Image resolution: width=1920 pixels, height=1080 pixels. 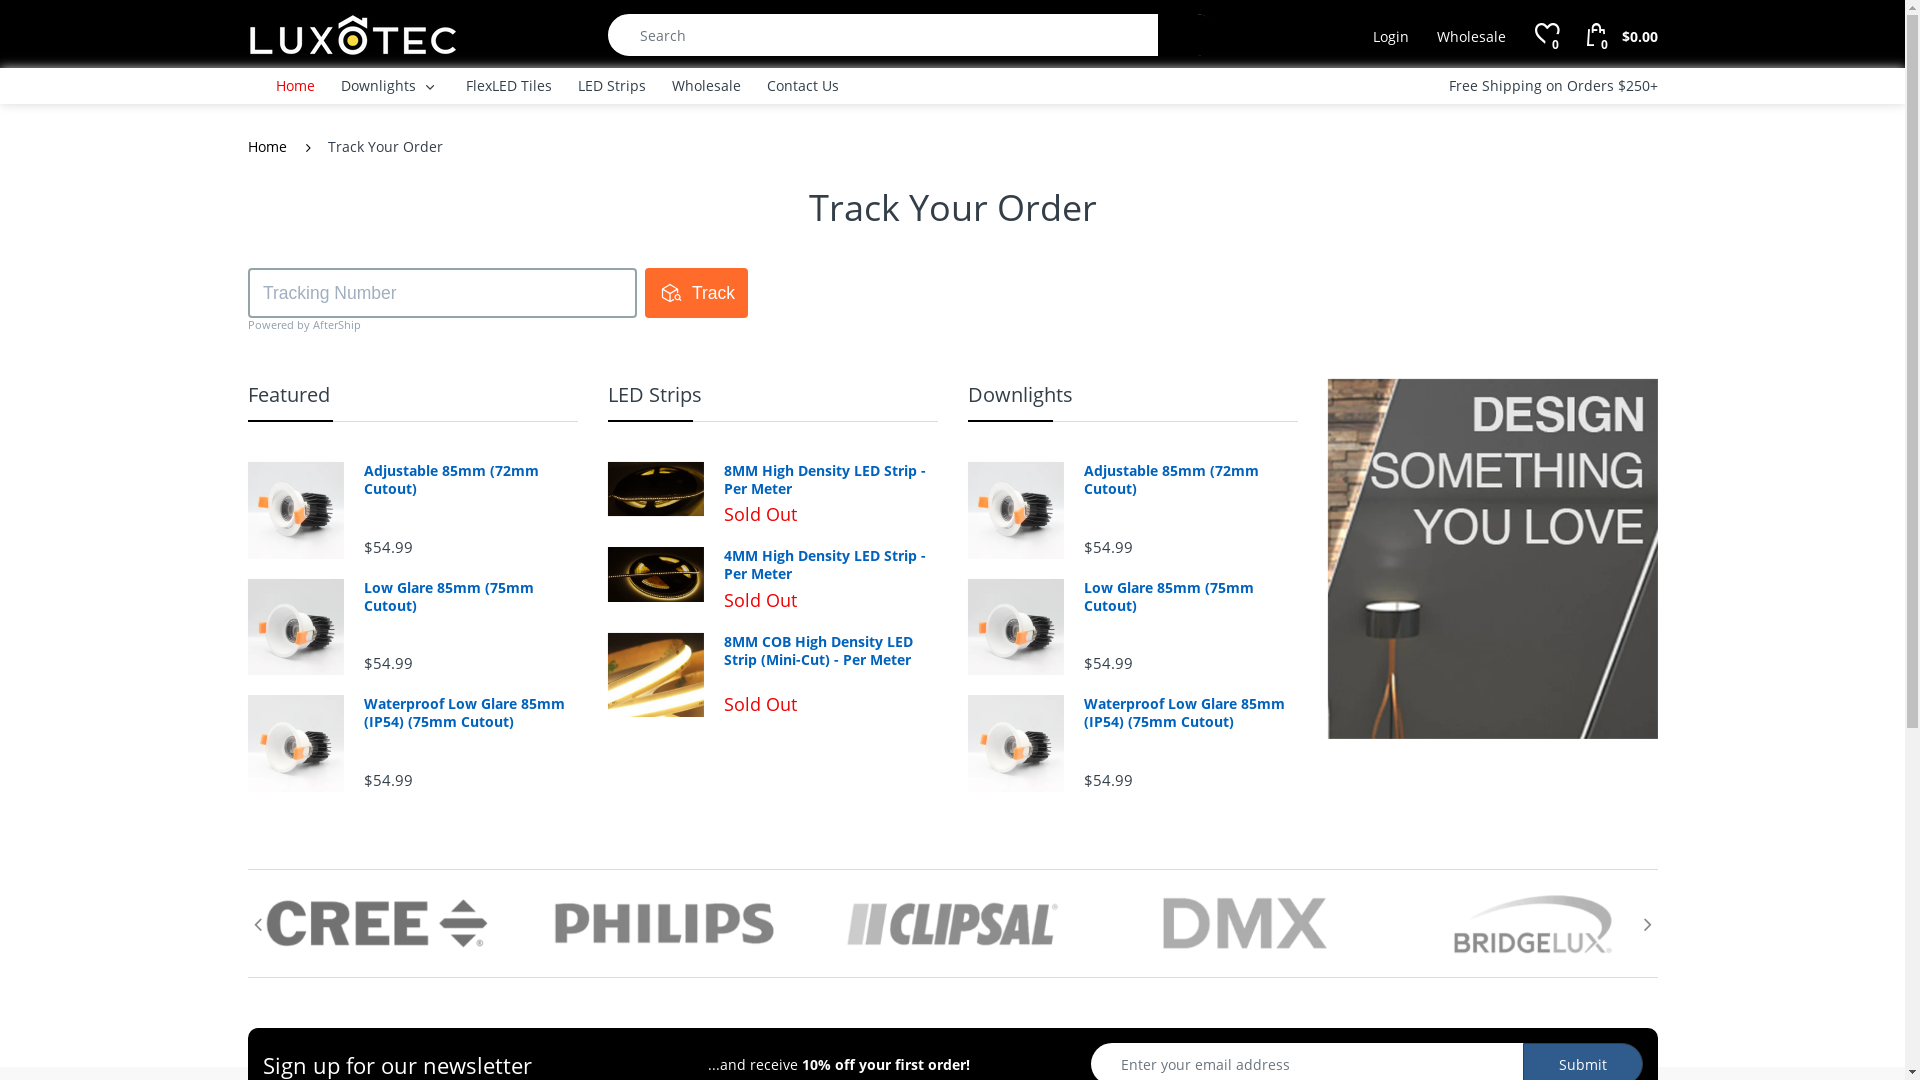 I want to click on 'Downlights', so click(x=377, y=84).